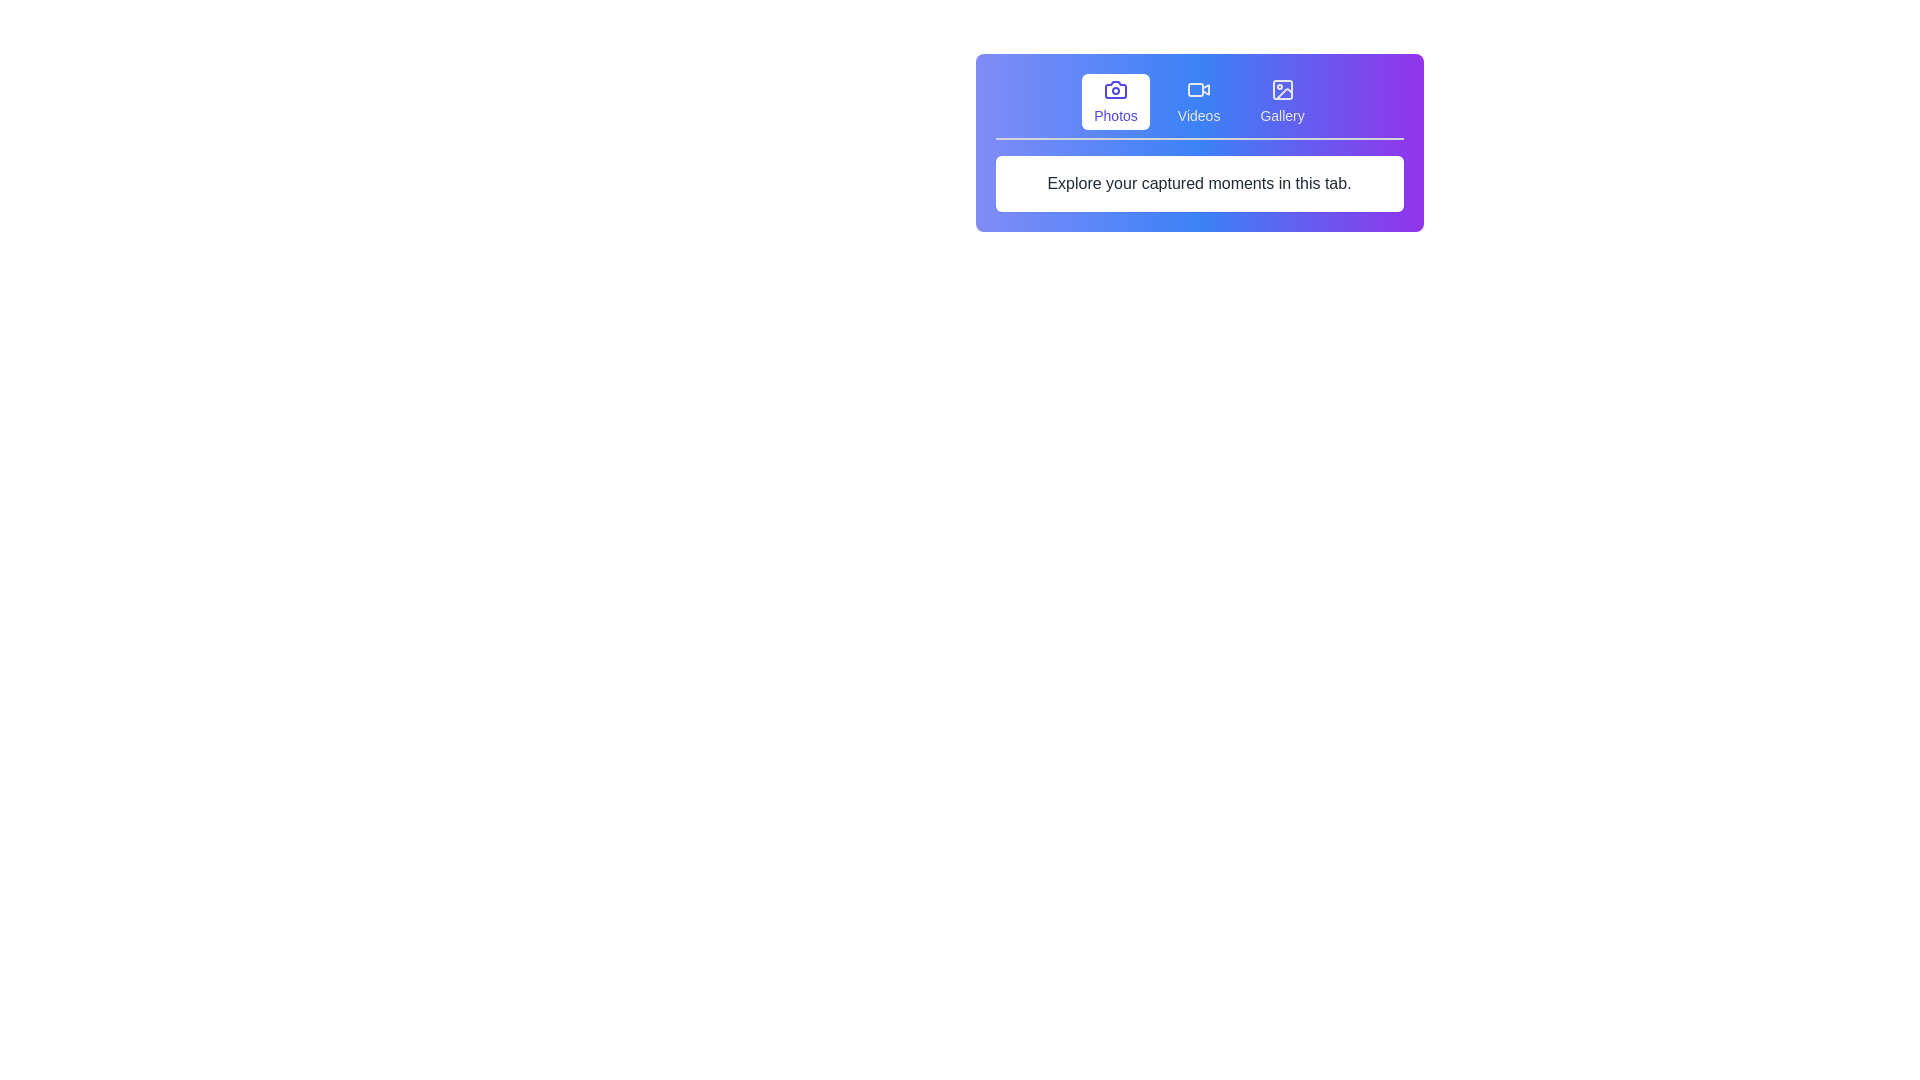  I want to click on the 'Gallery' button in the navigation bar, so click(1282, 101).